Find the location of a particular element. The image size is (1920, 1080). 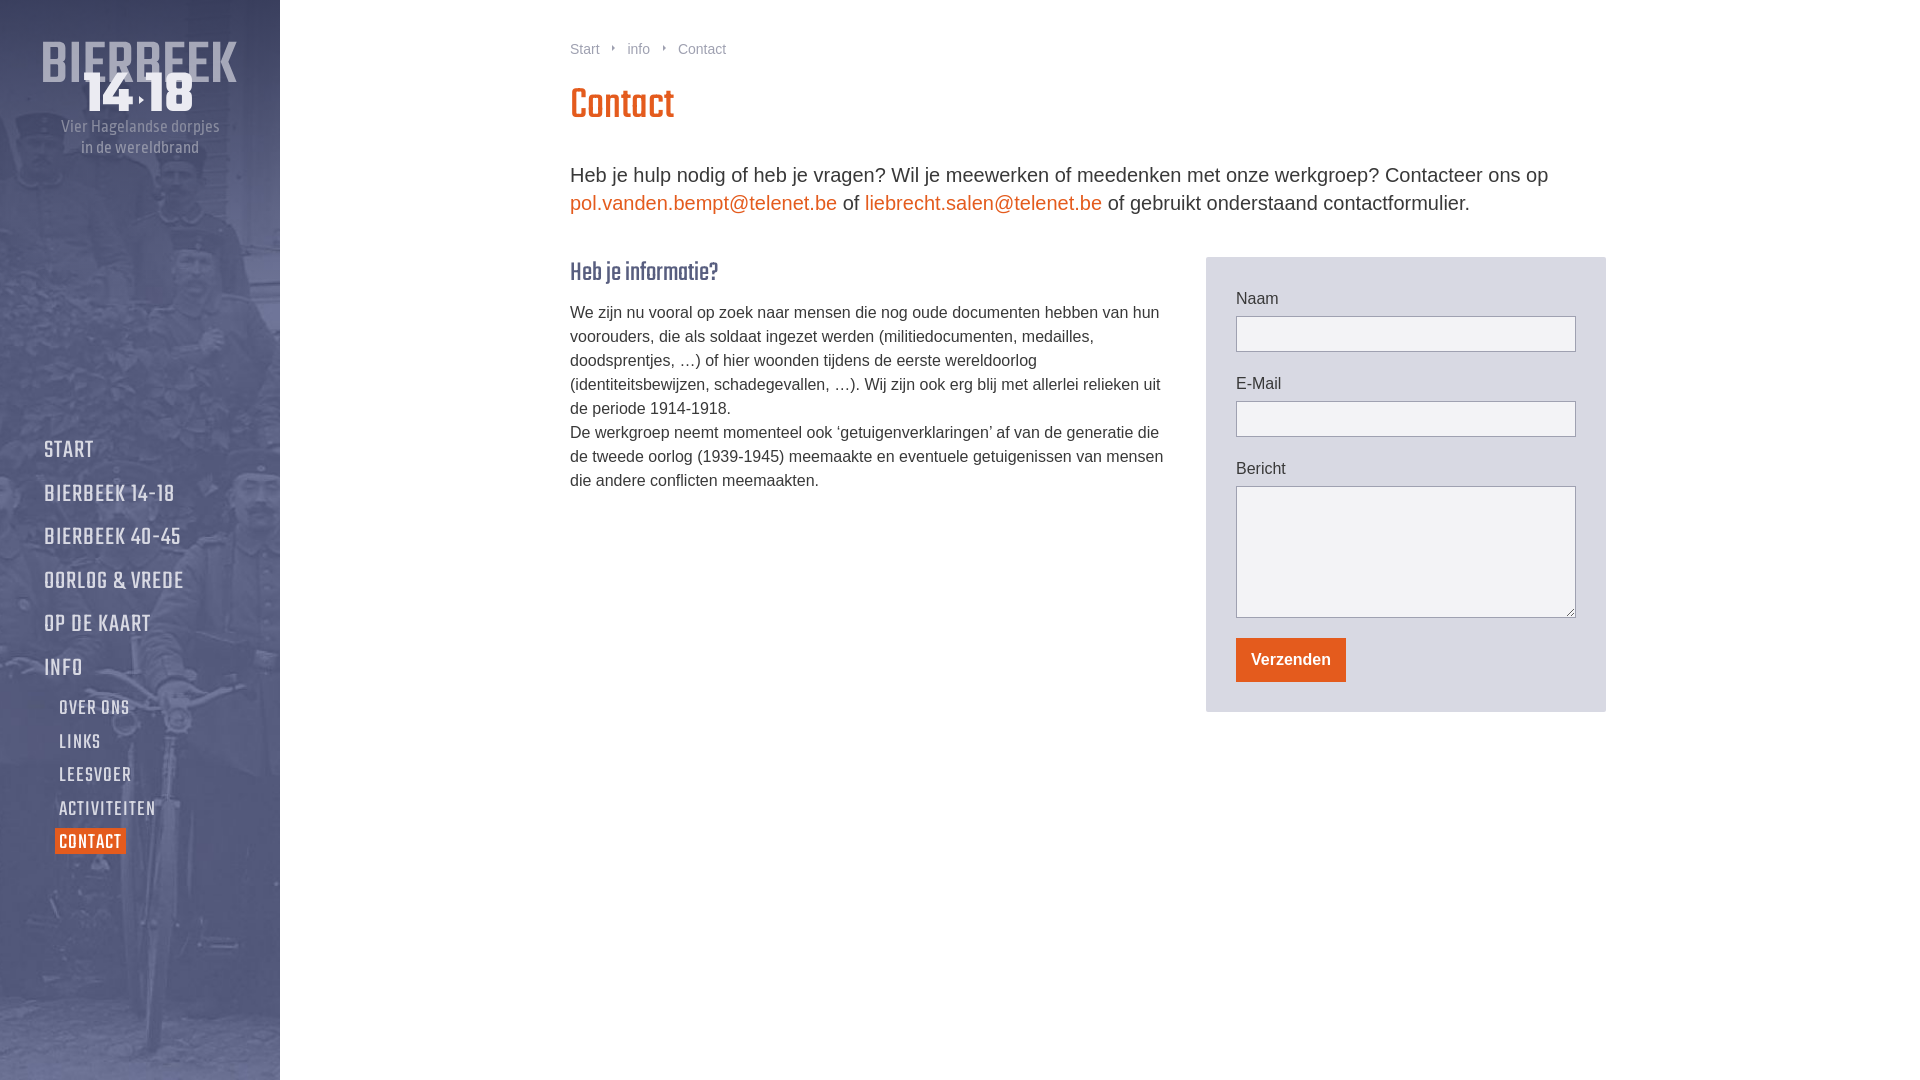

'Start' is located at coordinates (584, 49).